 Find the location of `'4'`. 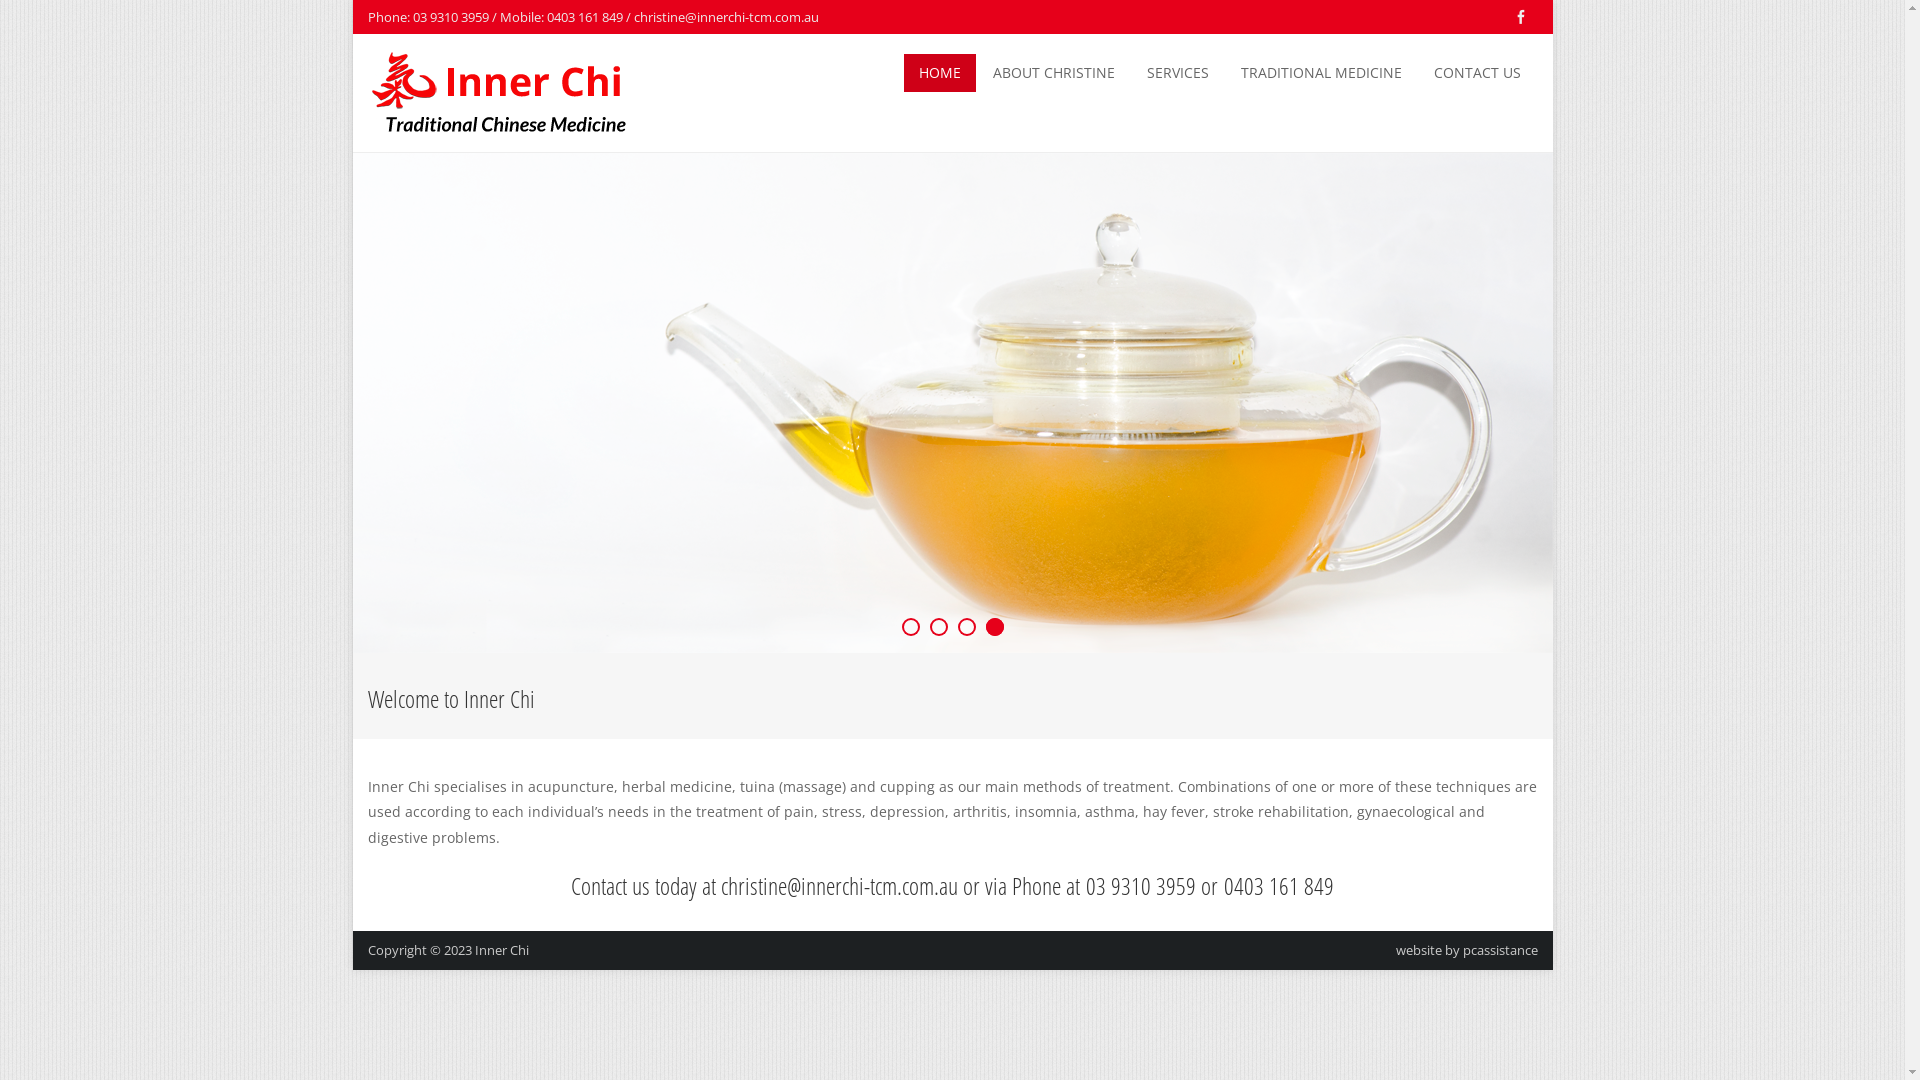

'4' is located at coordinates (994, 626).